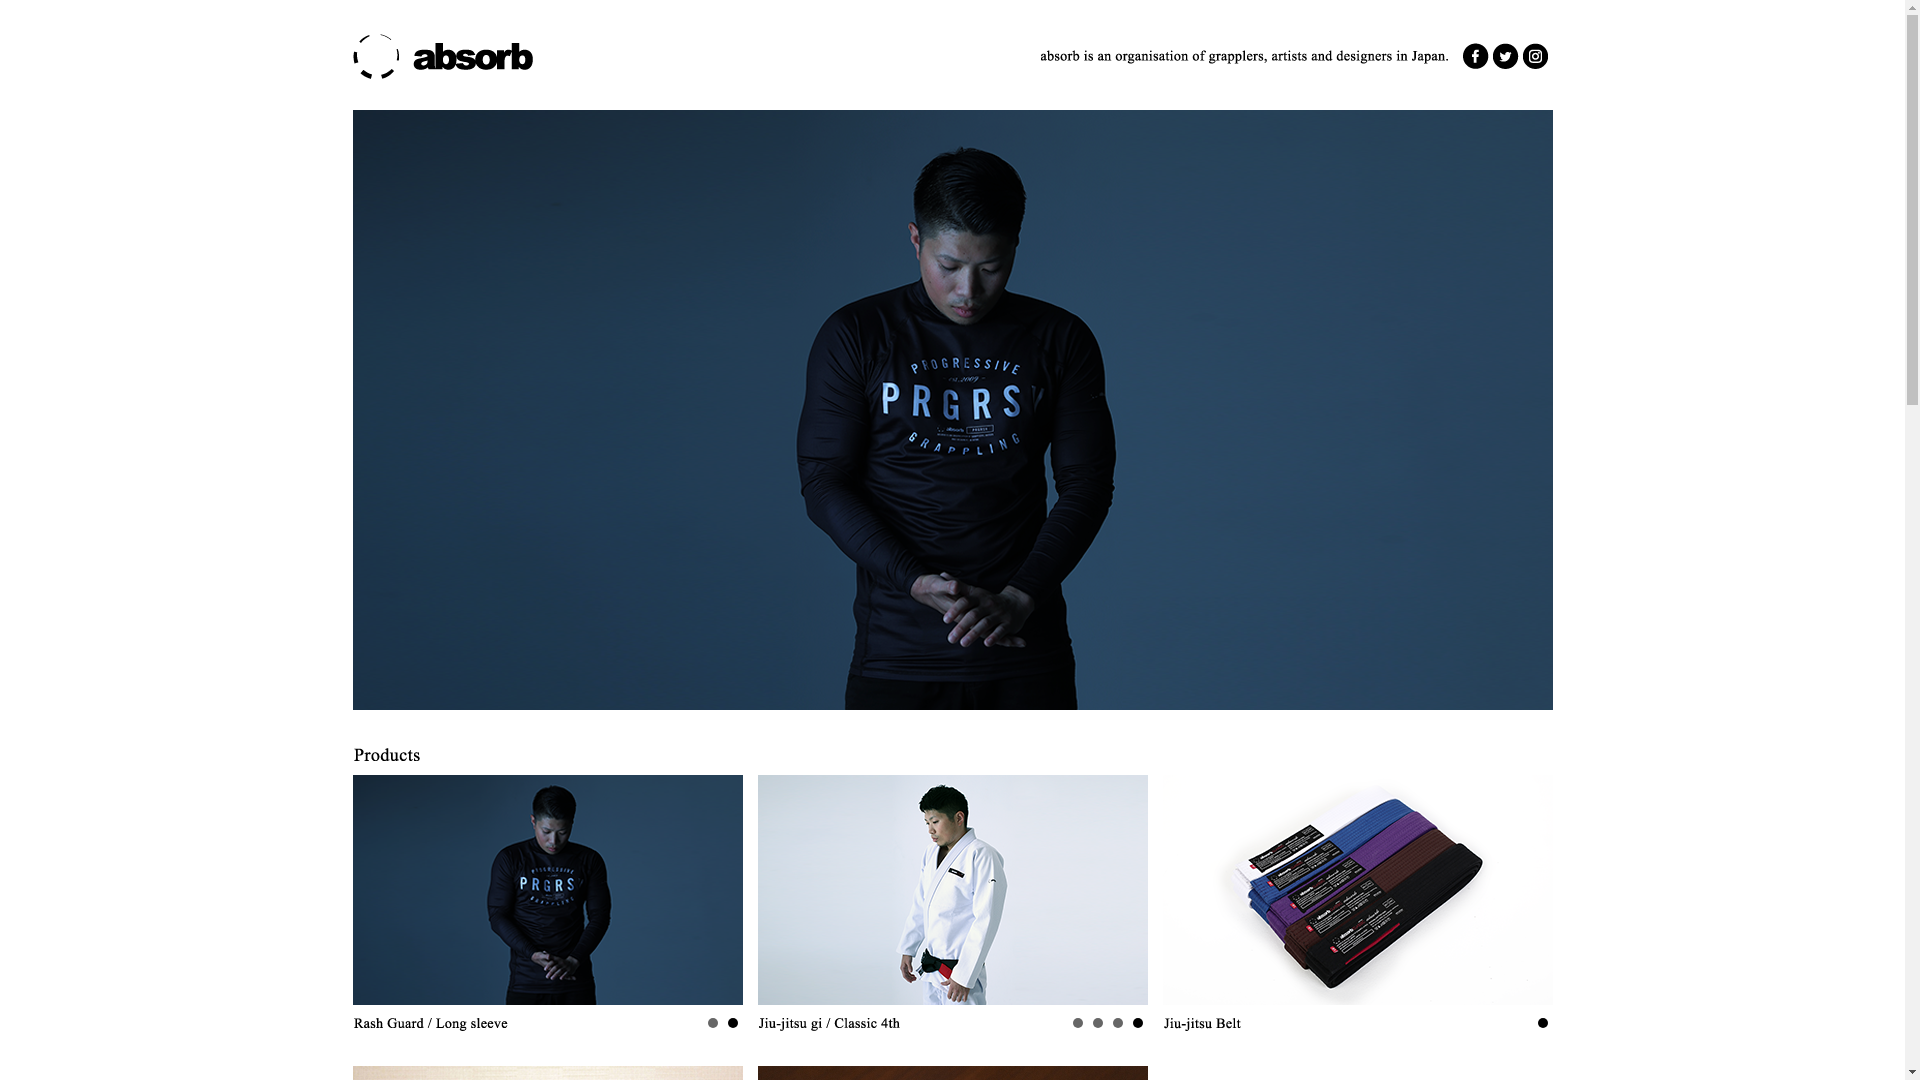  Describe the element at coordinates (1116, 1022) in the screenshot. I see `'2'` at that location.